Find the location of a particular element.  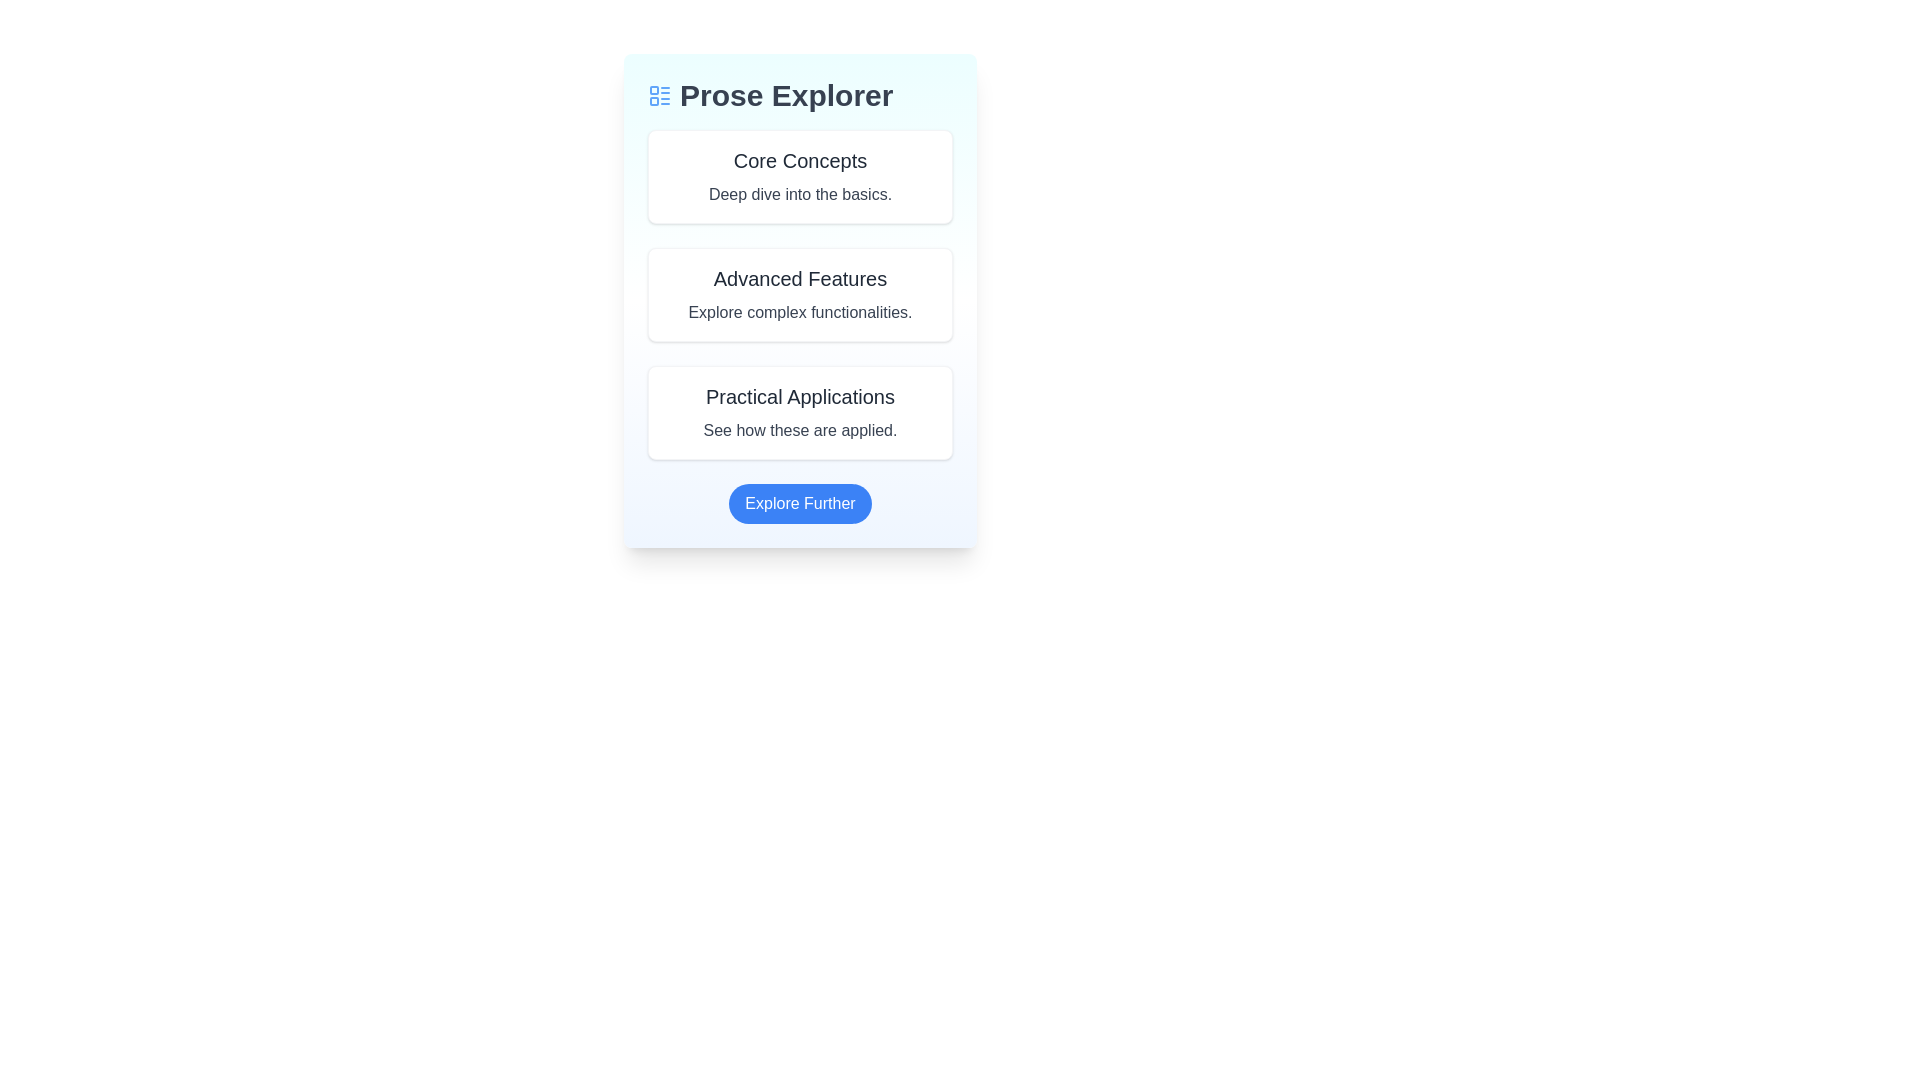

the medium-sized button with a blue background and white text that reads 'Explore Further' is located at coordinates (800, 503).